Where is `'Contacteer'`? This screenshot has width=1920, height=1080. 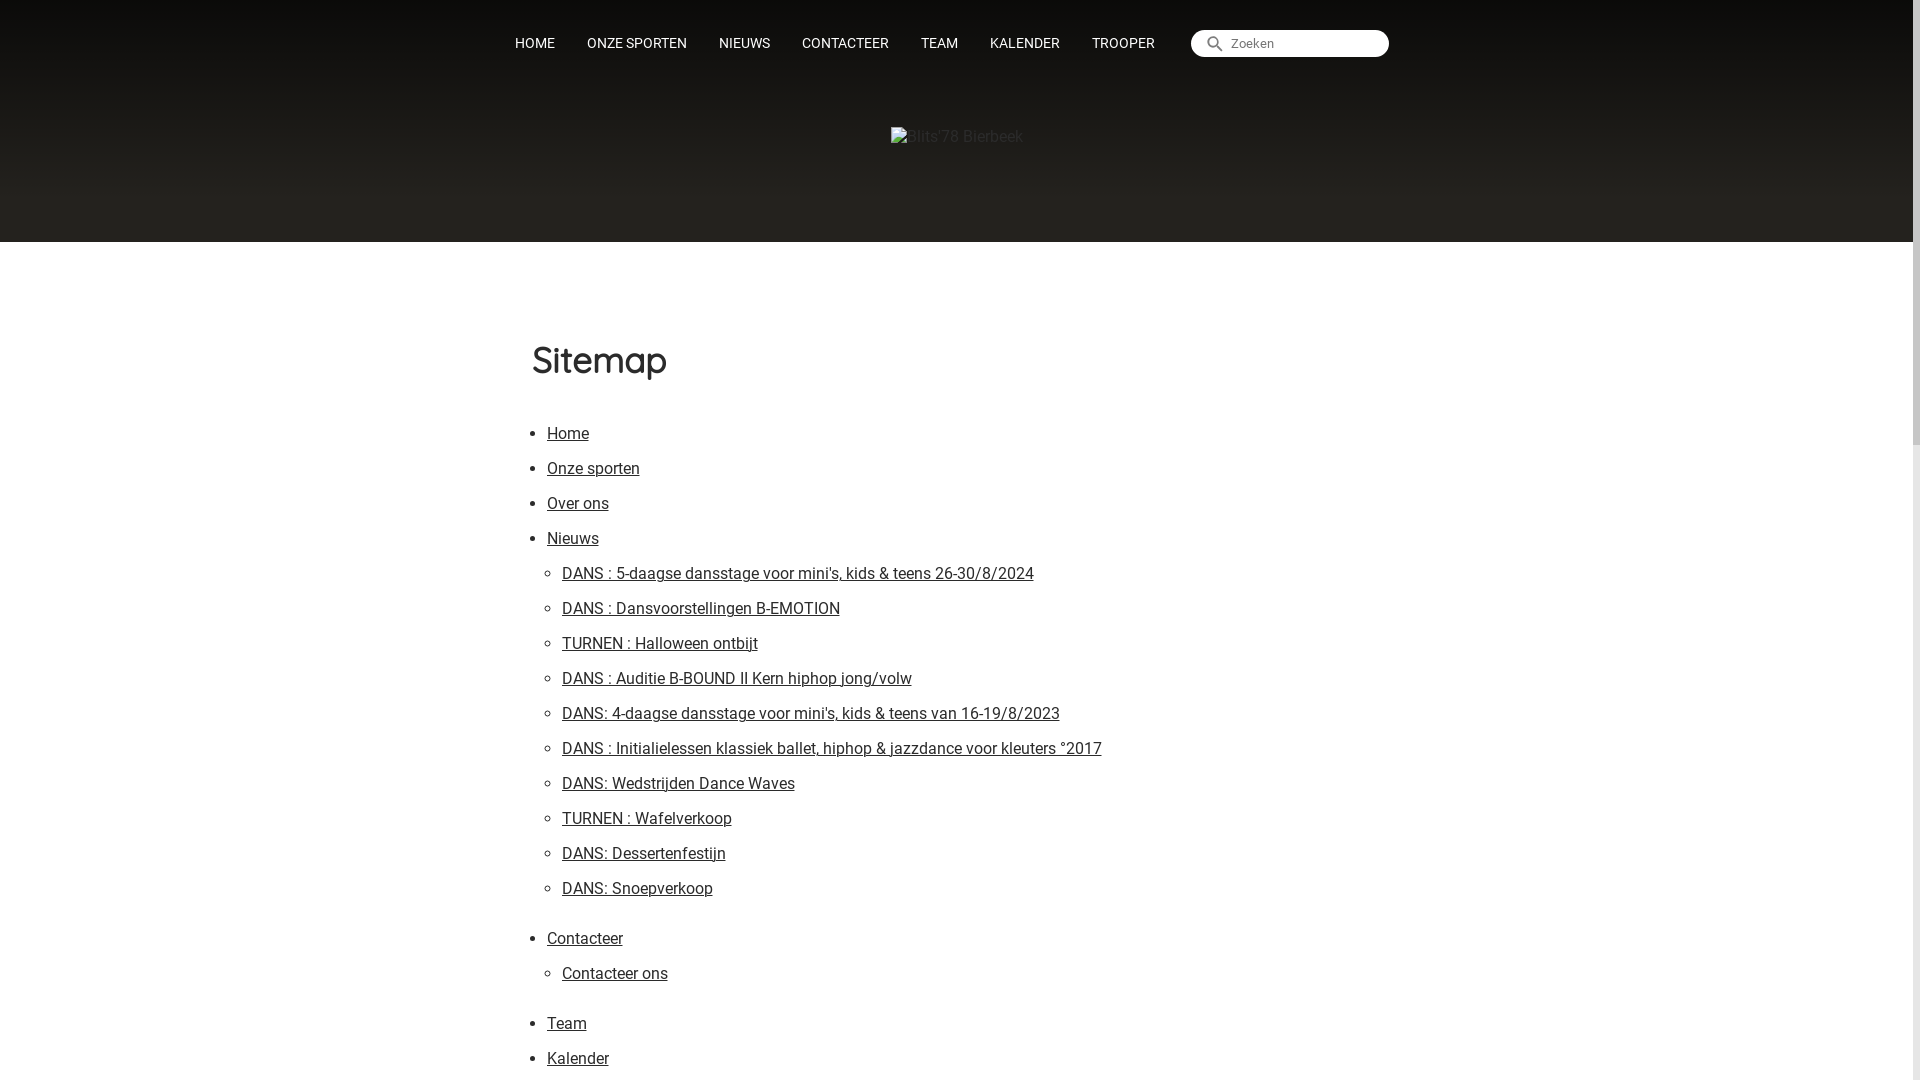
'Contacteer' is located at coordinates (583, 941).